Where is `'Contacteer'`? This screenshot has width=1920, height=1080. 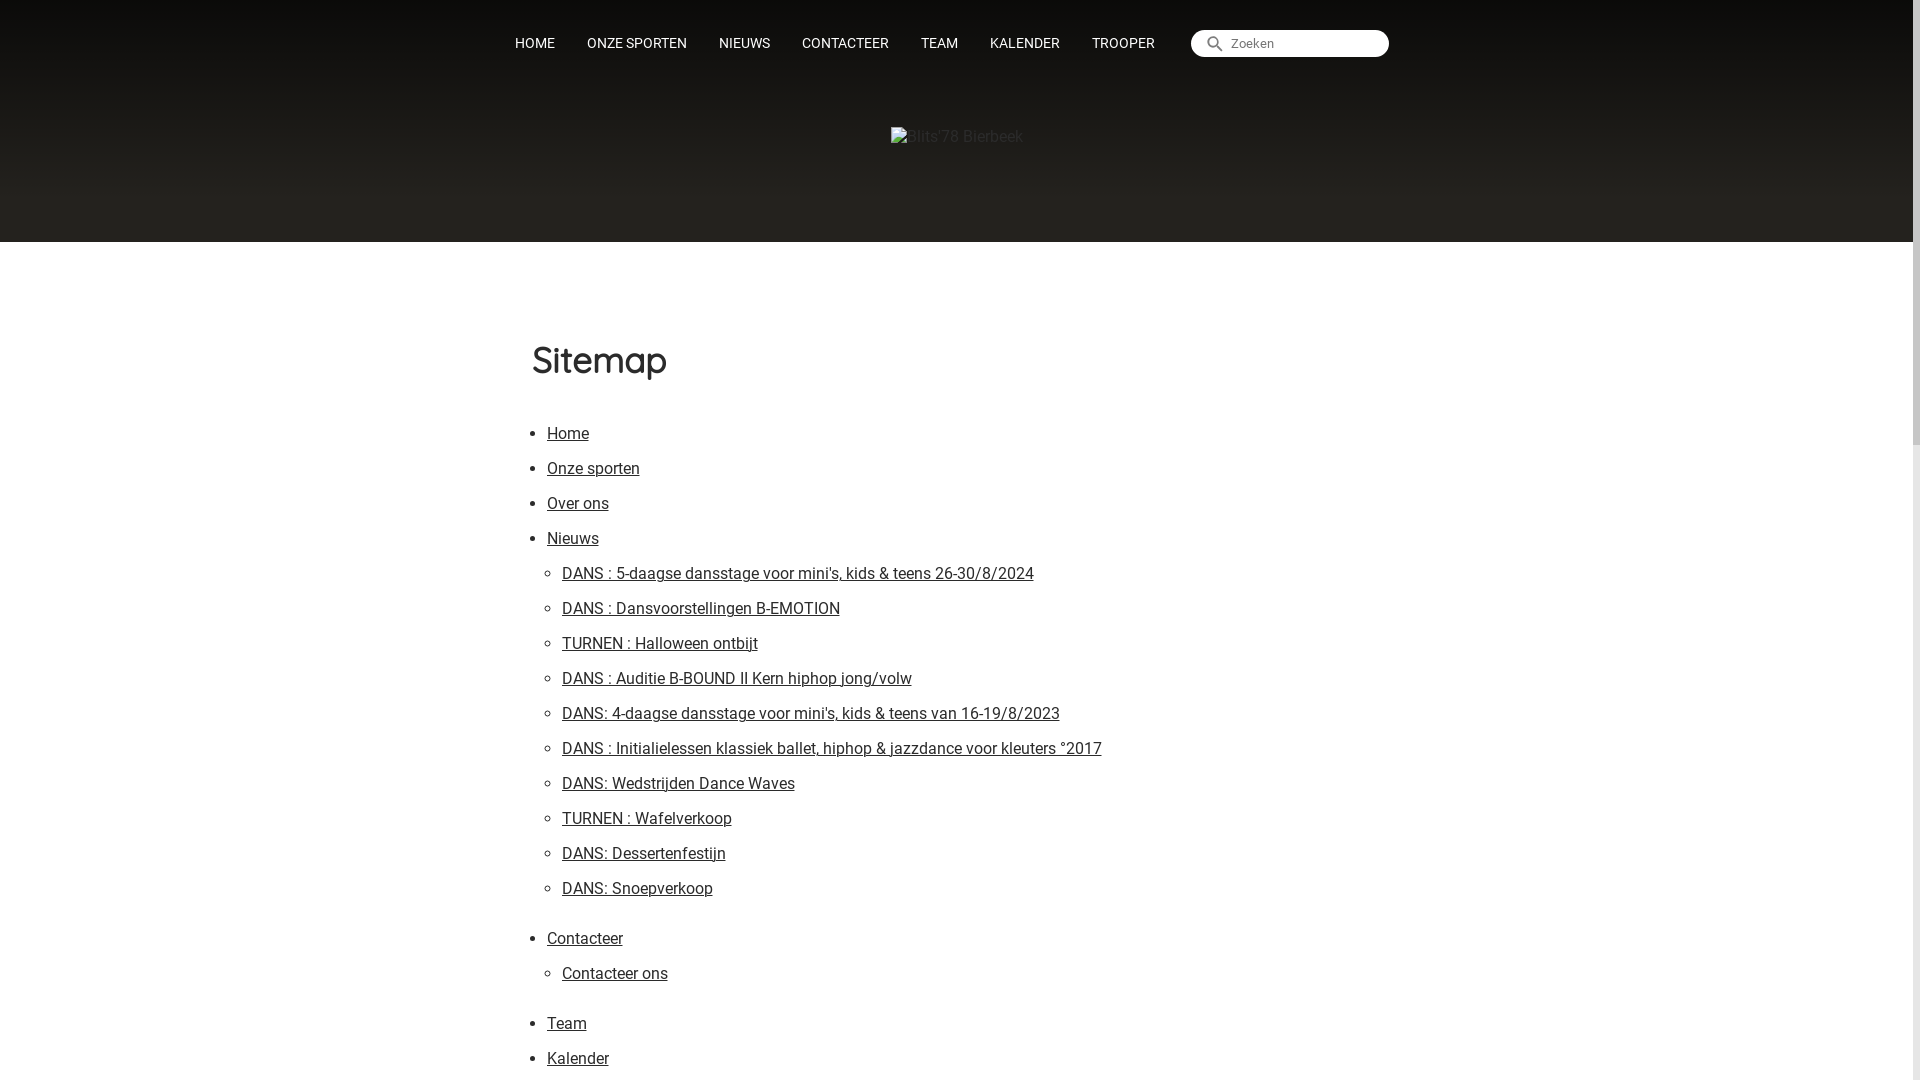
'Contacteer' is located at coordinates (583, 941).